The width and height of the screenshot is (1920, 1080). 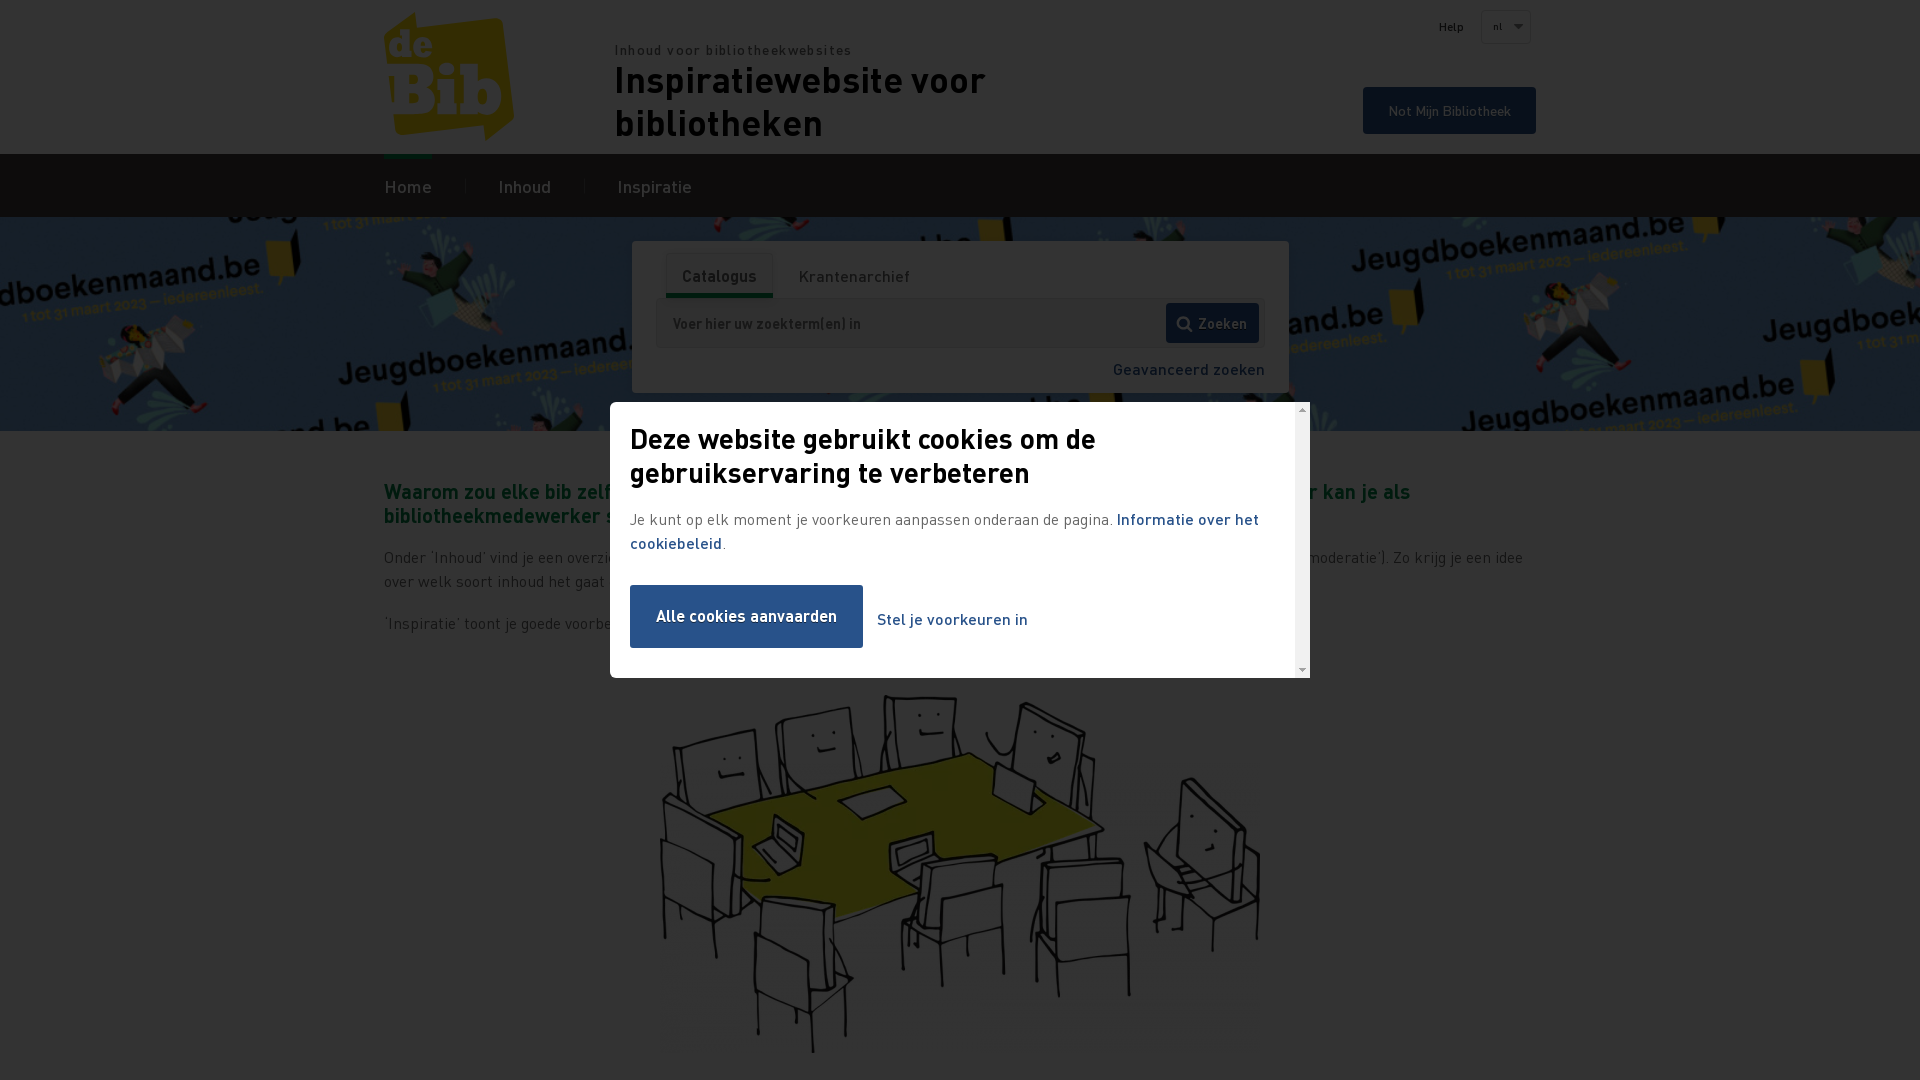 I want to click on 'Overslaan en naar zoeken gaan', so click(x=0, y=0).